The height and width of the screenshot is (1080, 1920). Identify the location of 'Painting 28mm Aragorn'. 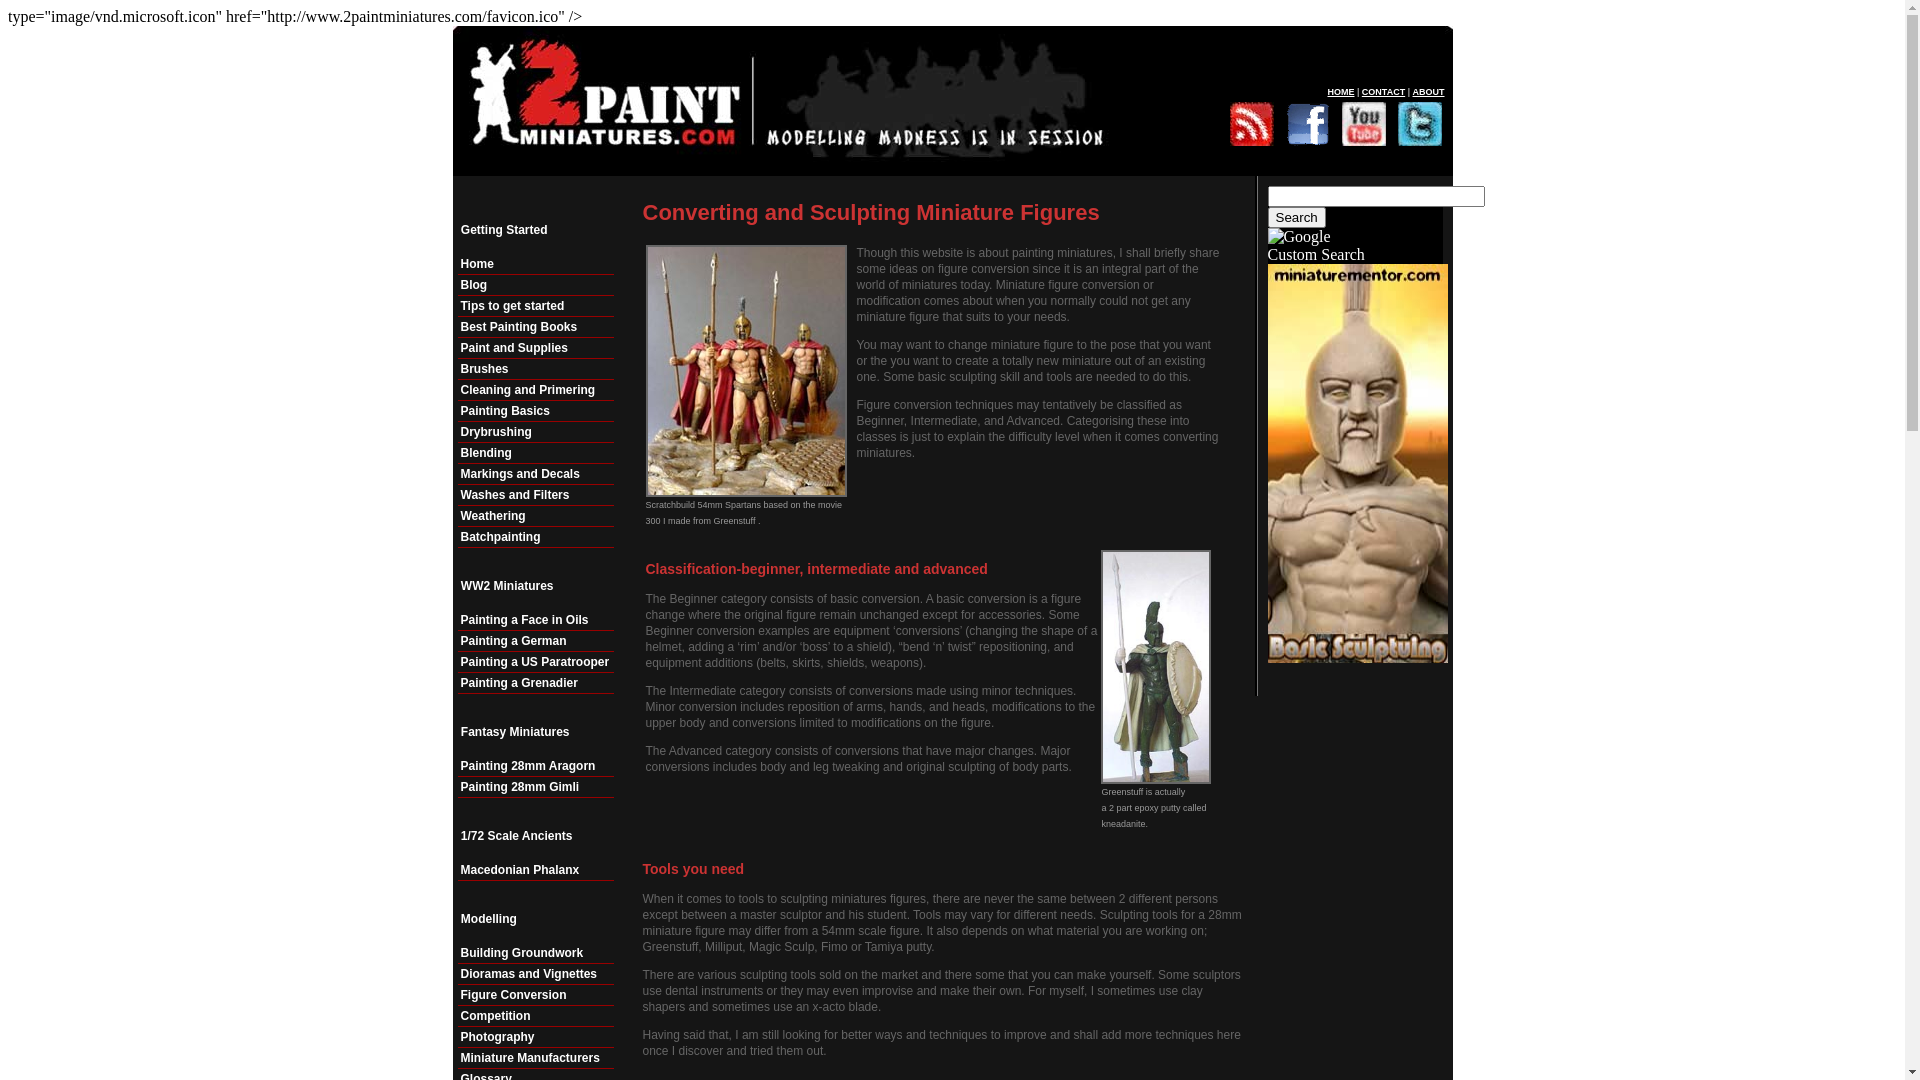
(536, 765).